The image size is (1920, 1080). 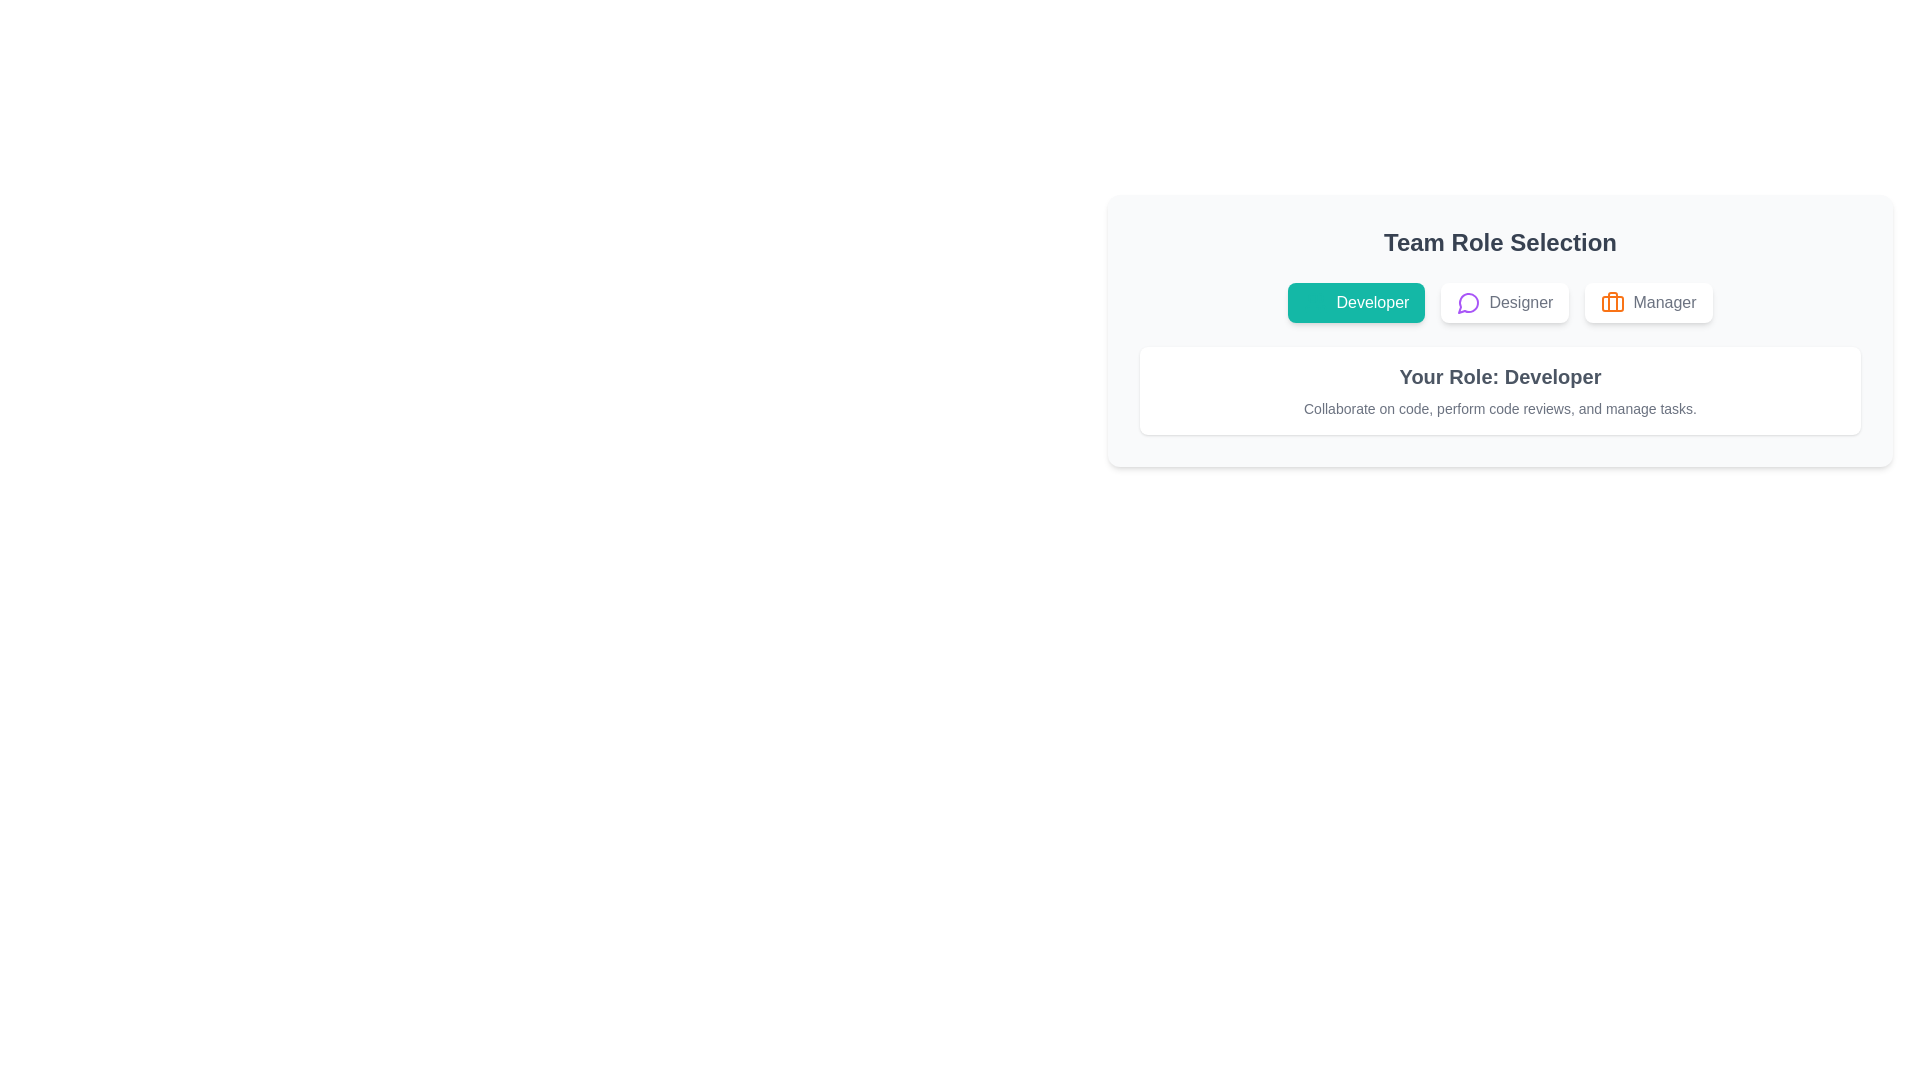 What do you see at coordinates (1648, 303) in the screenshot?
I see `the 'Manager' role selection button located in the upper right section of the role-selection buttons group` at bounding box center [1648, 303].